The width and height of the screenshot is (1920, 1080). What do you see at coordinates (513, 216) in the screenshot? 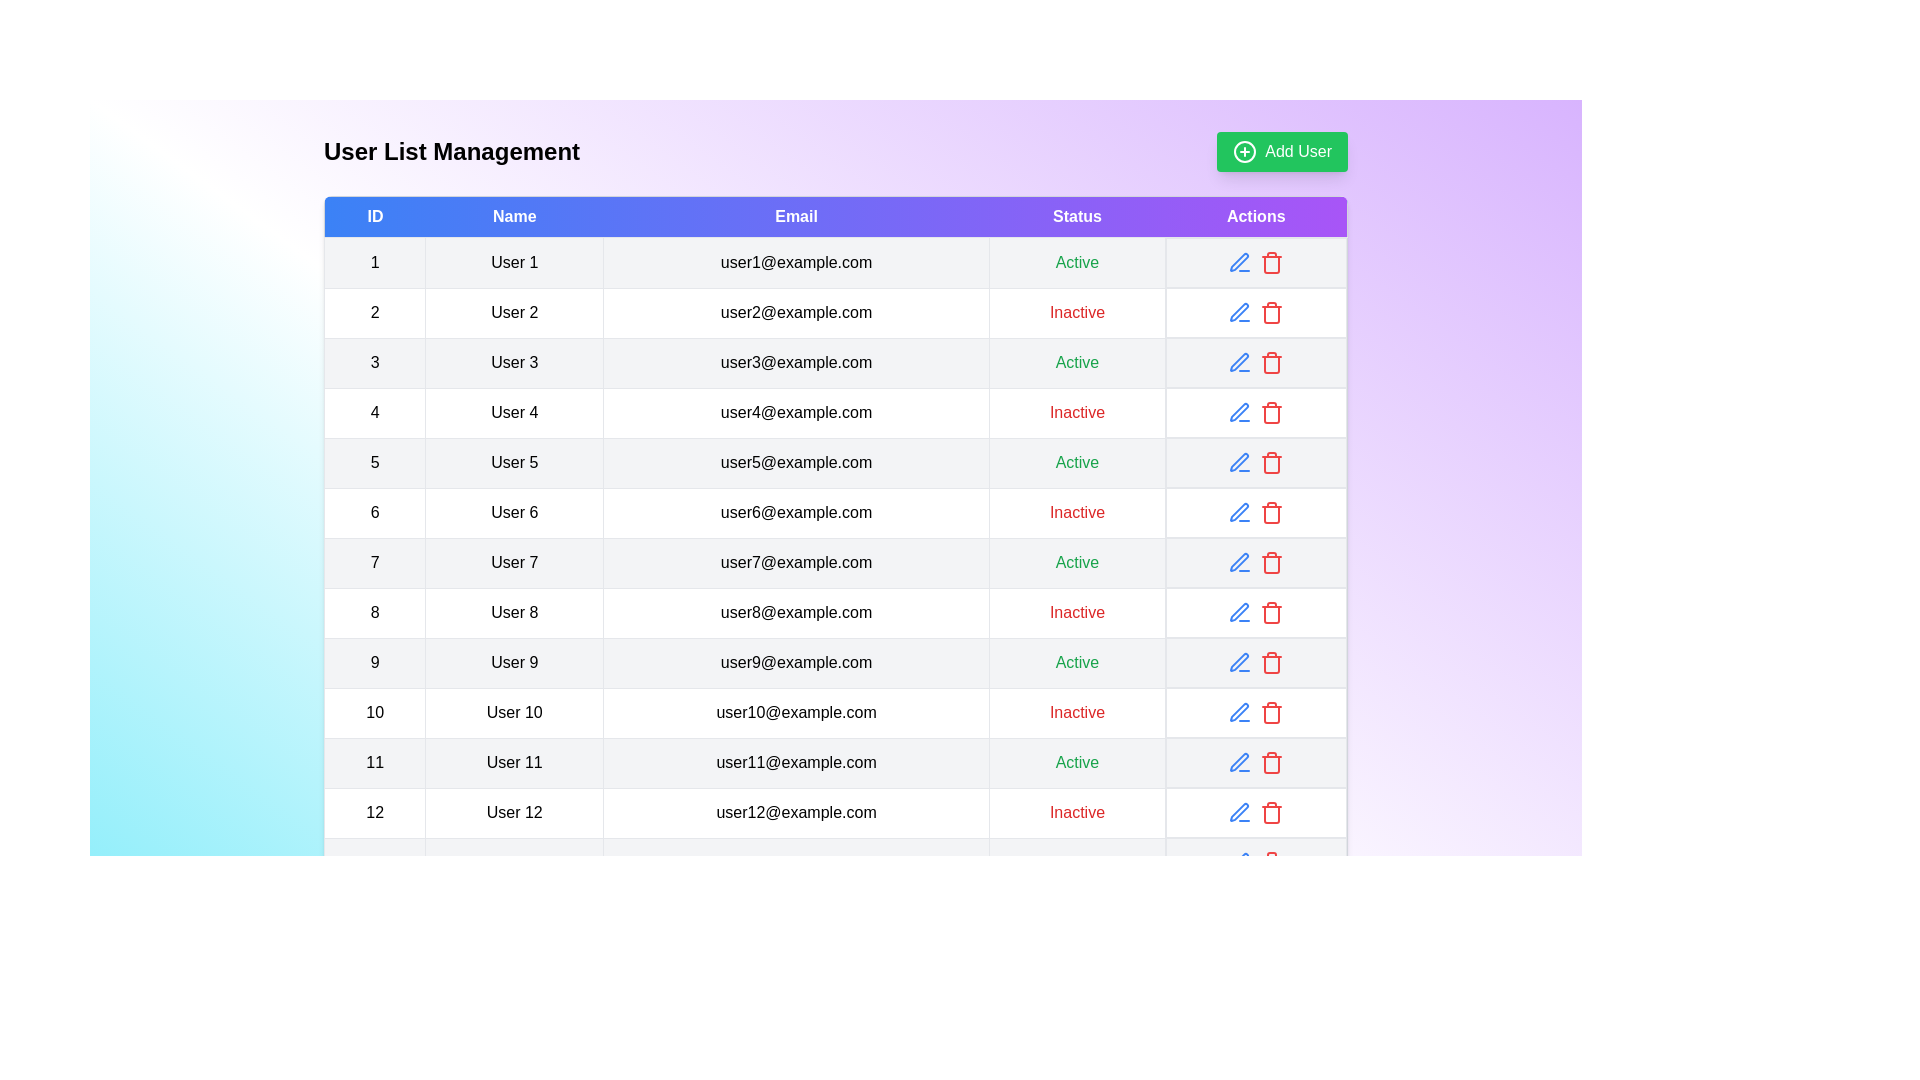
I see `the column header to sort the table by Name` at bounding box center [513, 216].